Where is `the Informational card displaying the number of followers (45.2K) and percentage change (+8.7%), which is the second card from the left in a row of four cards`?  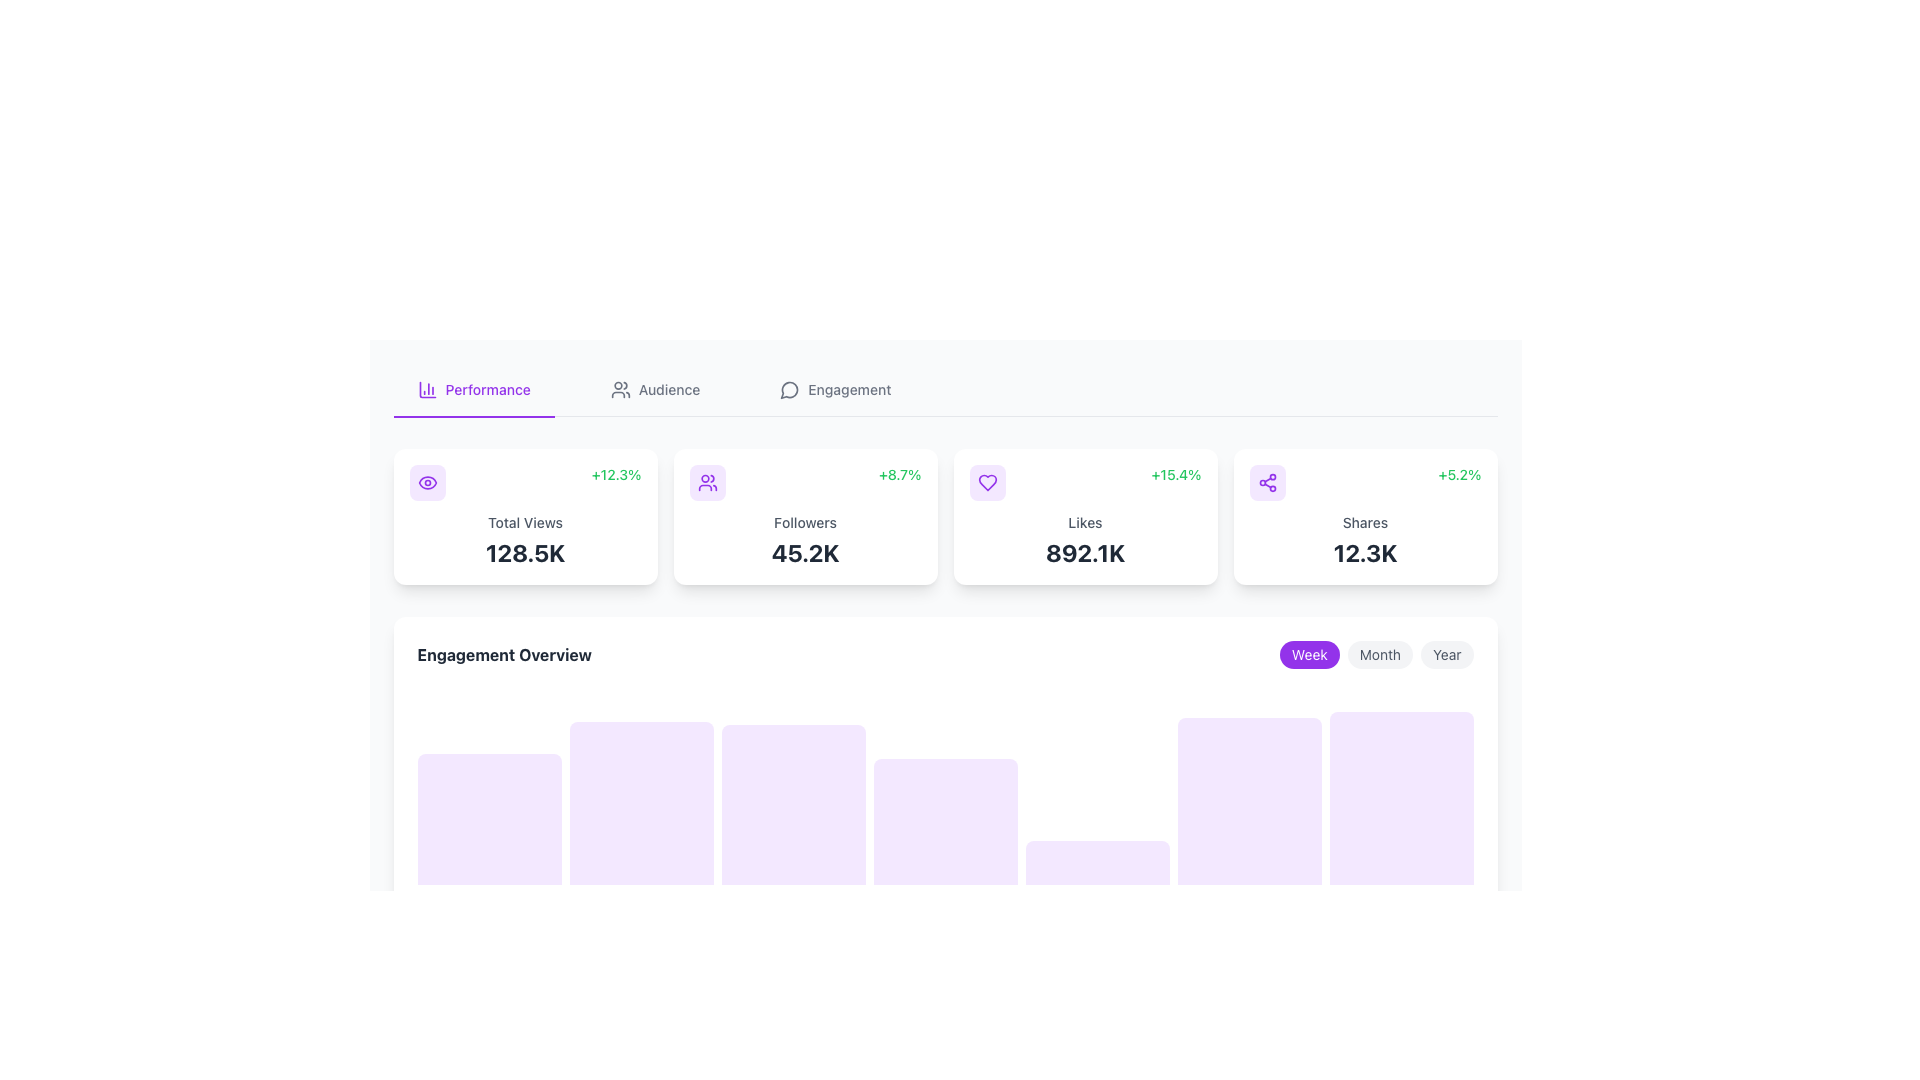
the Informational card displaying the number of followers (45.2K) and percentage change (+8.7%), which is the second card from the left in a row of four cards is located at coordinates (805, 515).